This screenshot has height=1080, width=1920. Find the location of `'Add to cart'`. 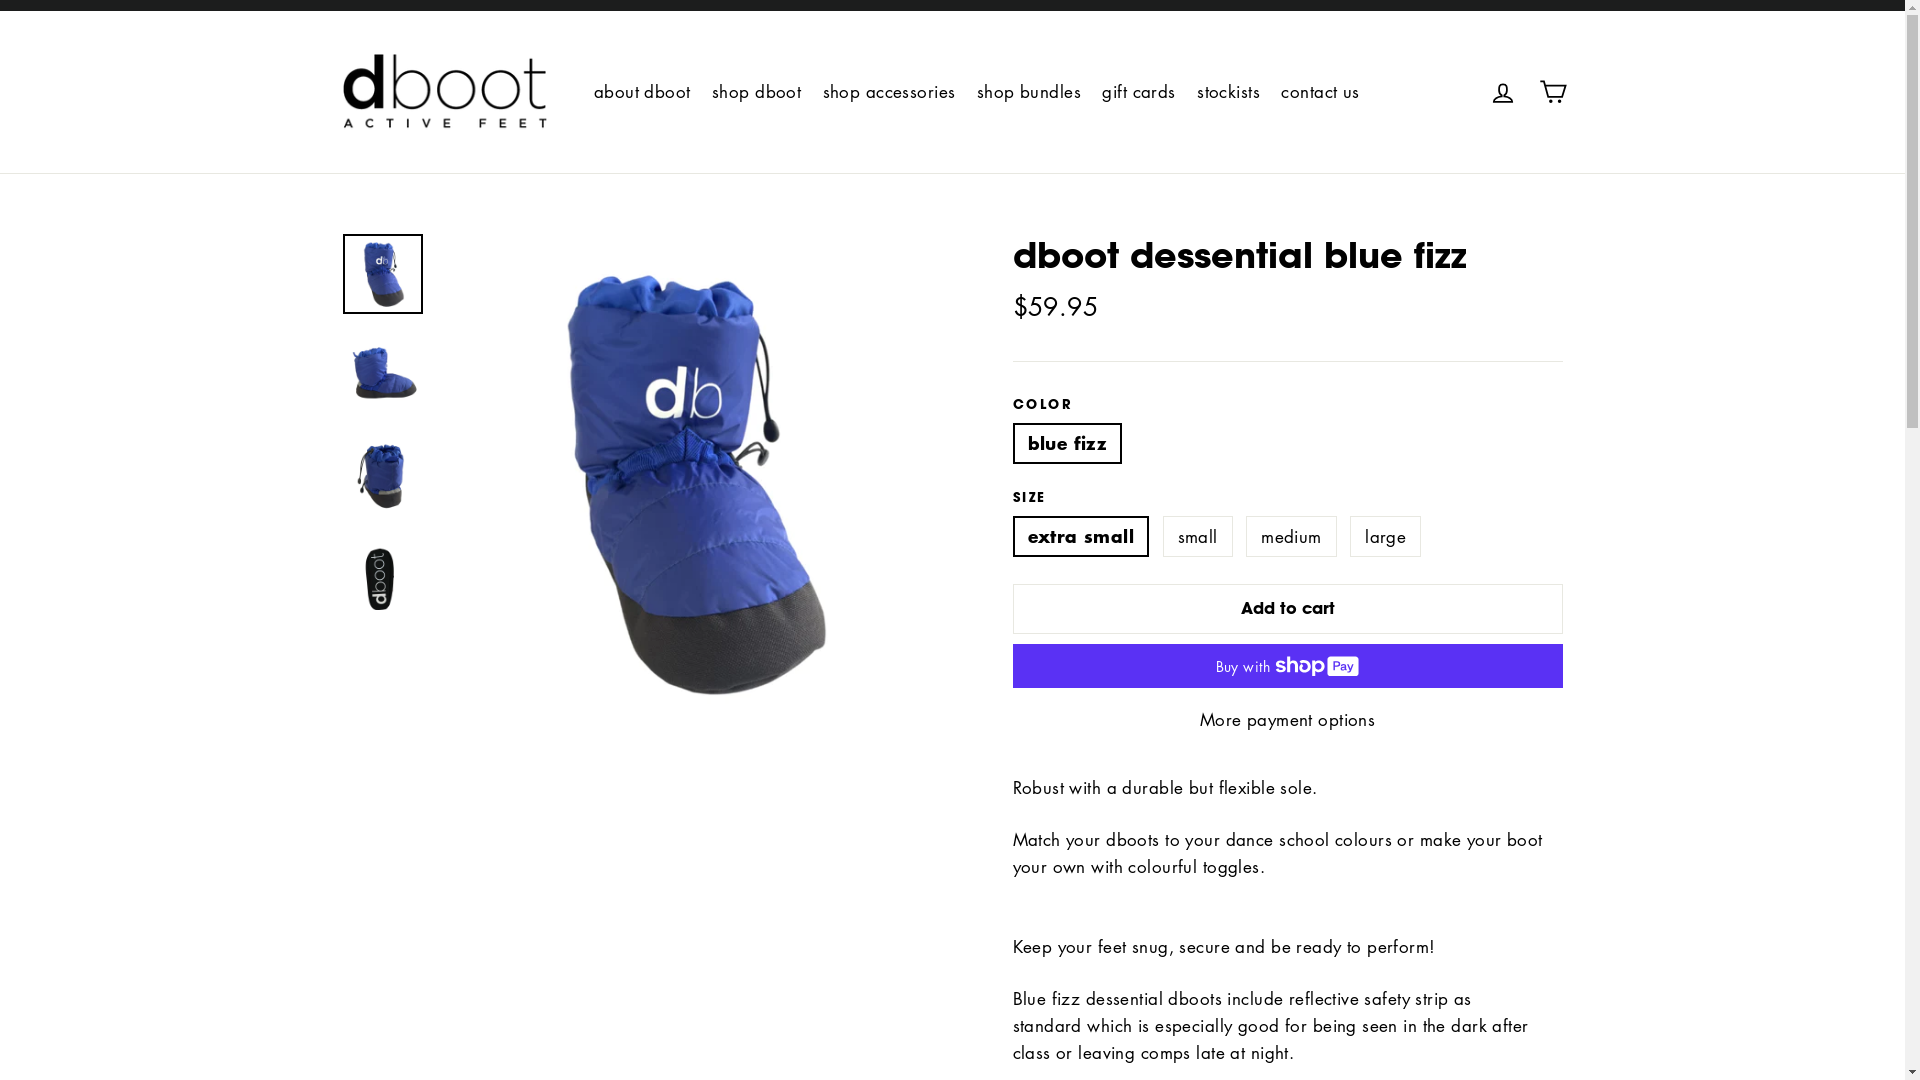

'Add to cart' is located at coordinates (1286, 608).